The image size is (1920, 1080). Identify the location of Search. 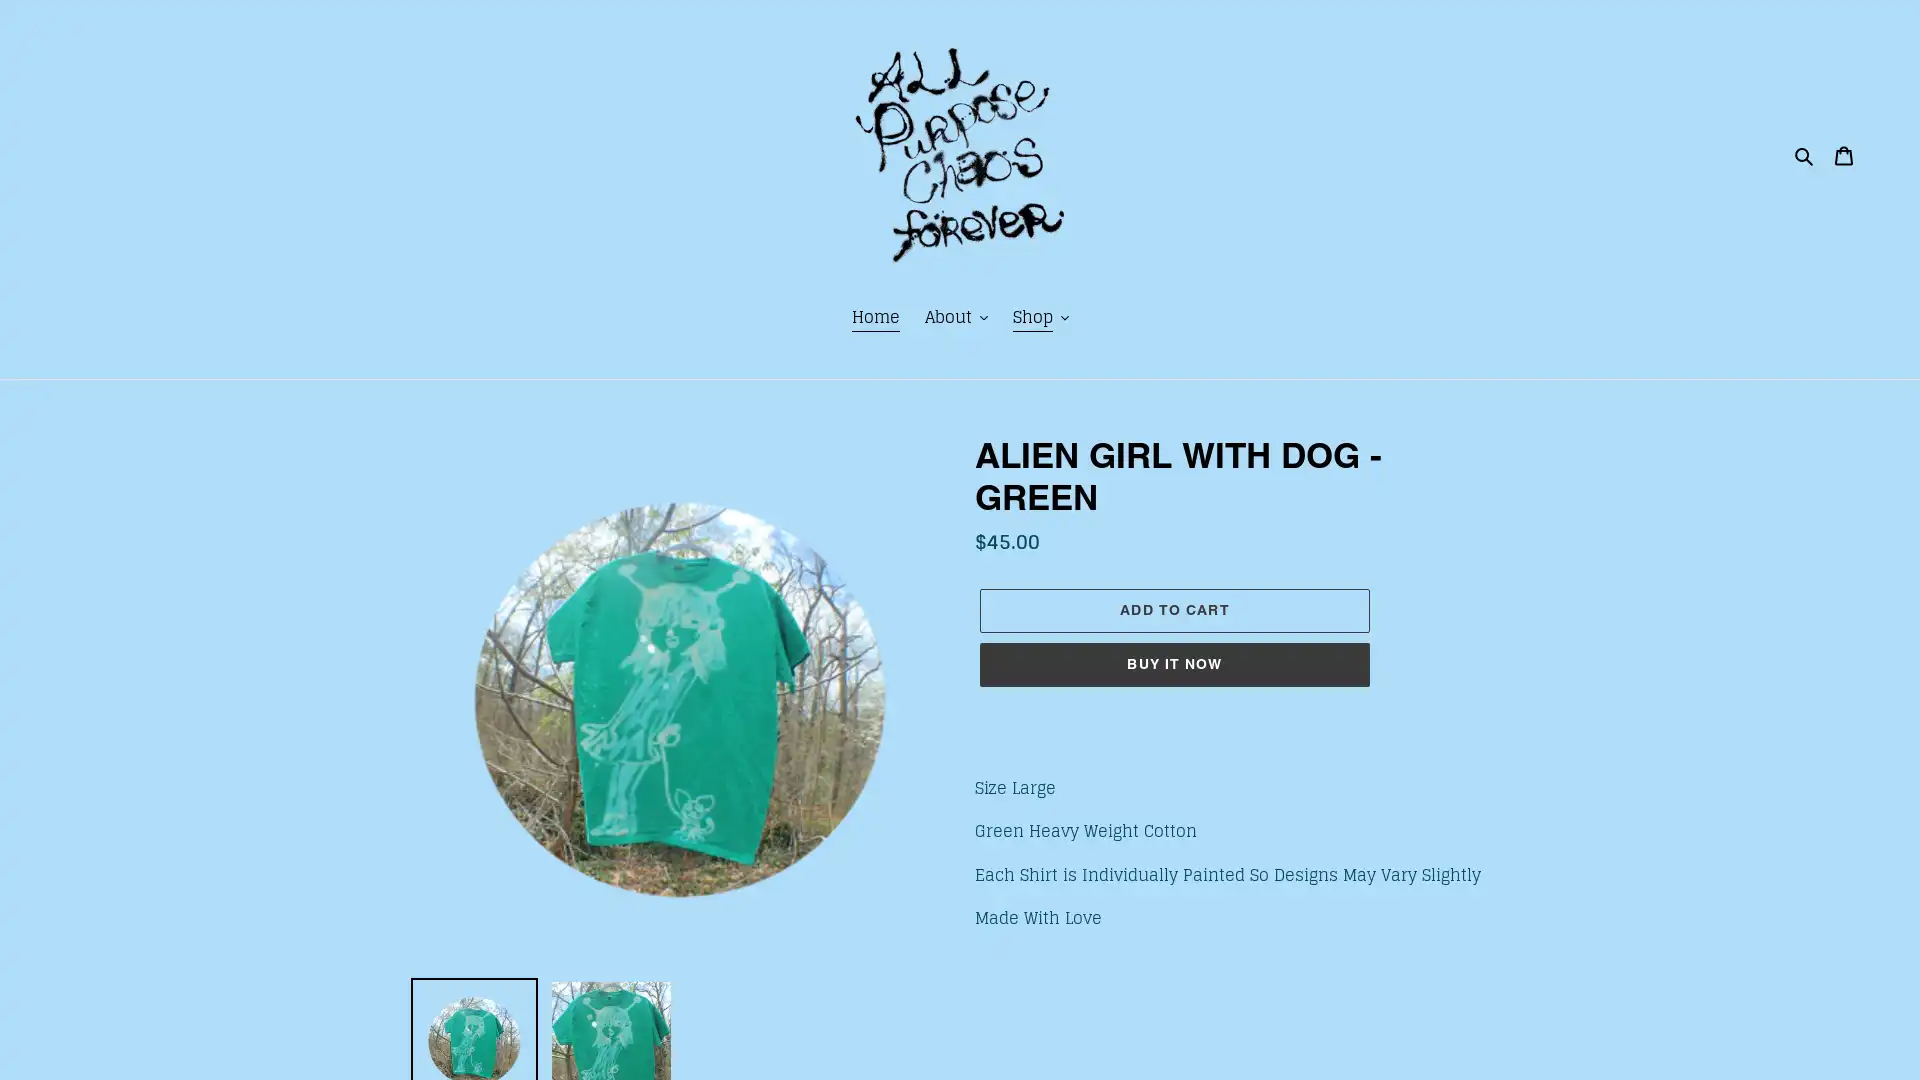
(1804, 153).